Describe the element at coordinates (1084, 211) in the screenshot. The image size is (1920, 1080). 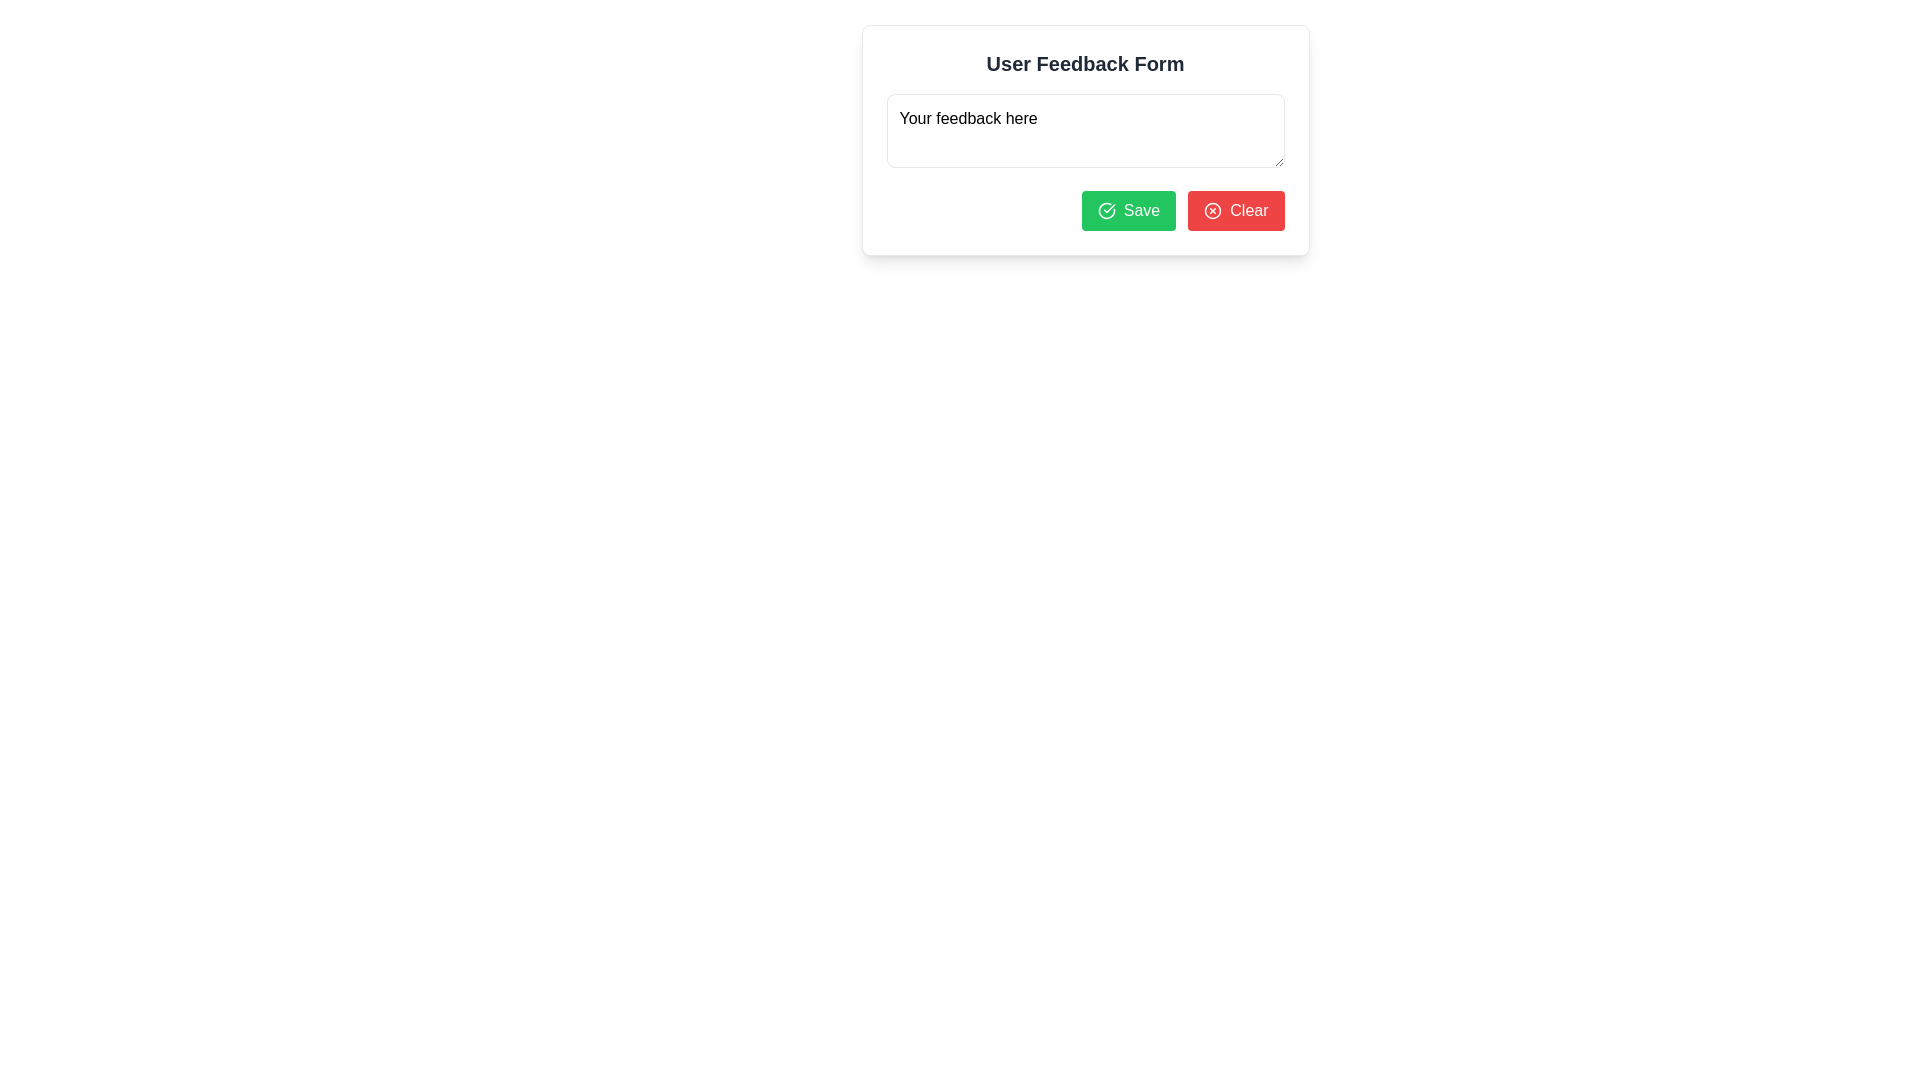
I see `the group of two buttons labeled 'Save' and 'Clear'` at that location.